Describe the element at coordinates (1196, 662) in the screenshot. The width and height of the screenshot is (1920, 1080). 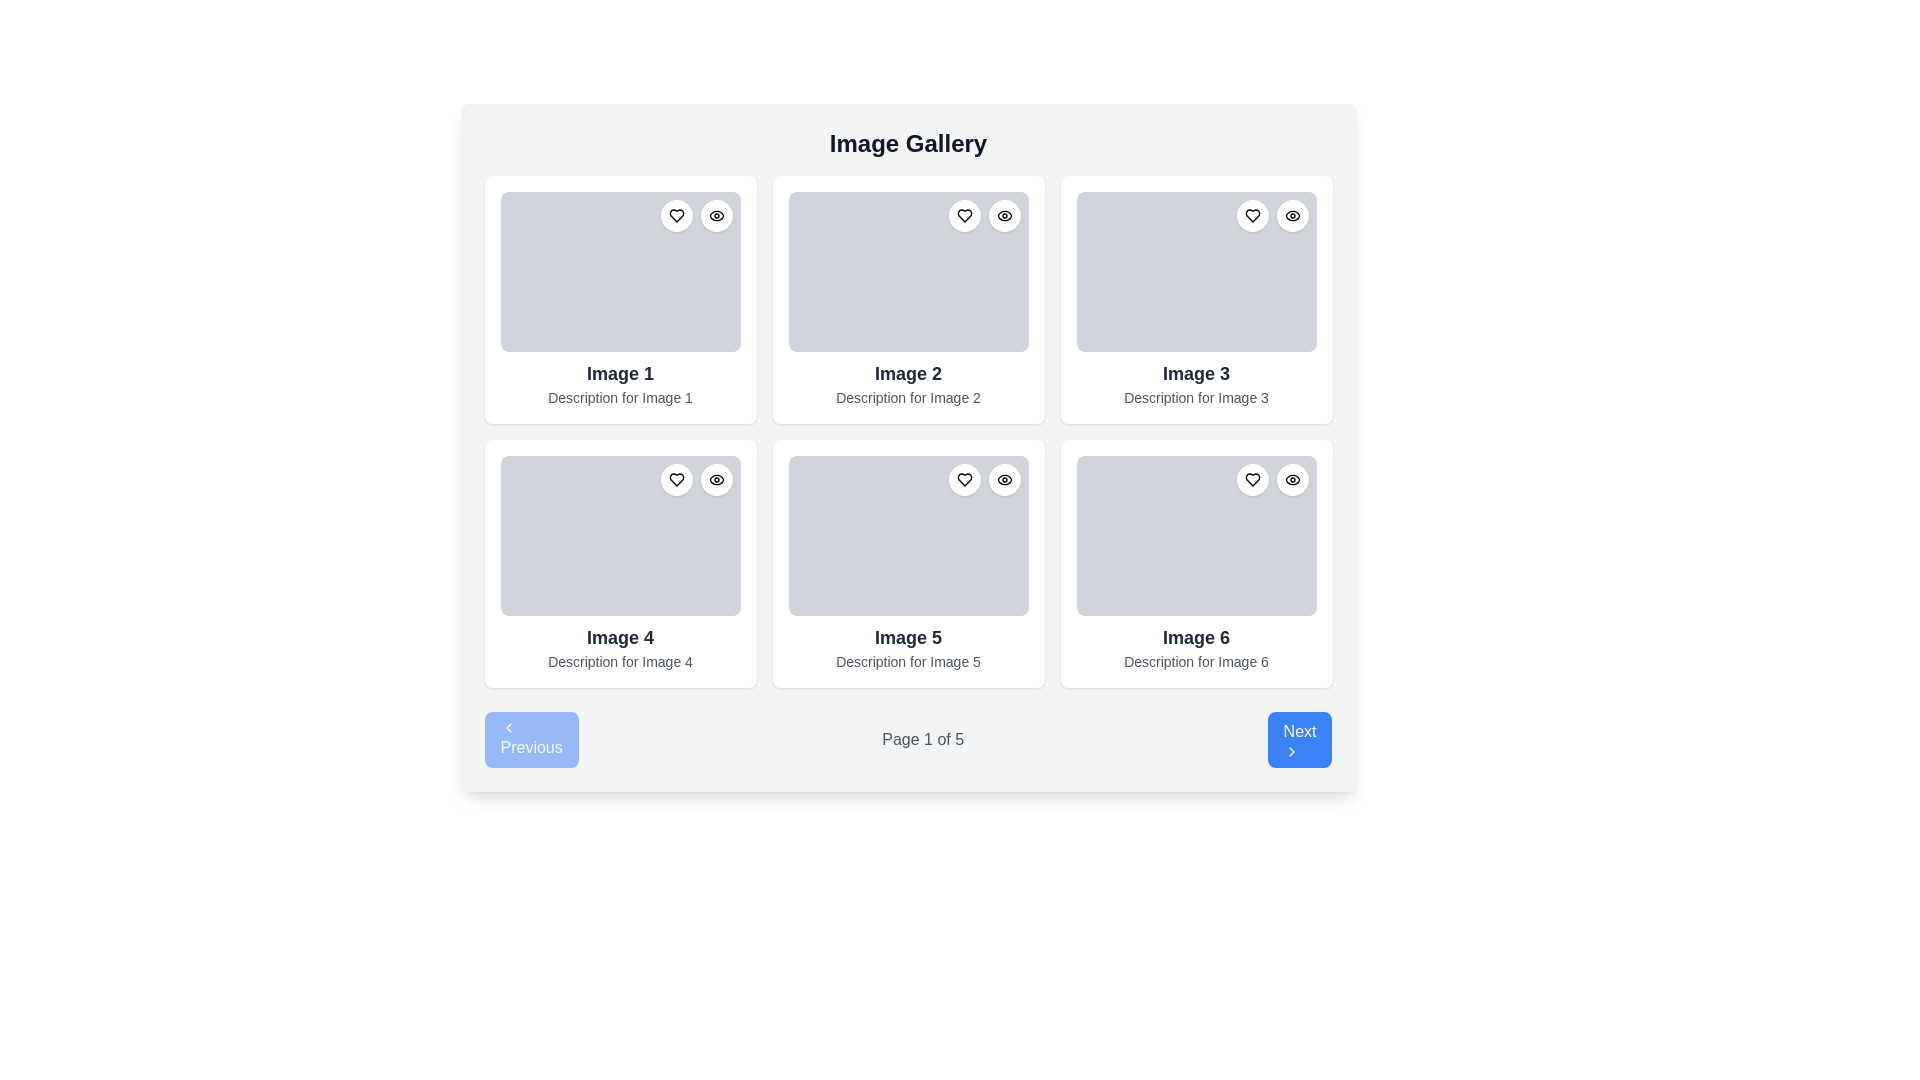
I see `the text label located directly below the image labeled 'Image 6' in the sixth content card of the grid interface` at that location.